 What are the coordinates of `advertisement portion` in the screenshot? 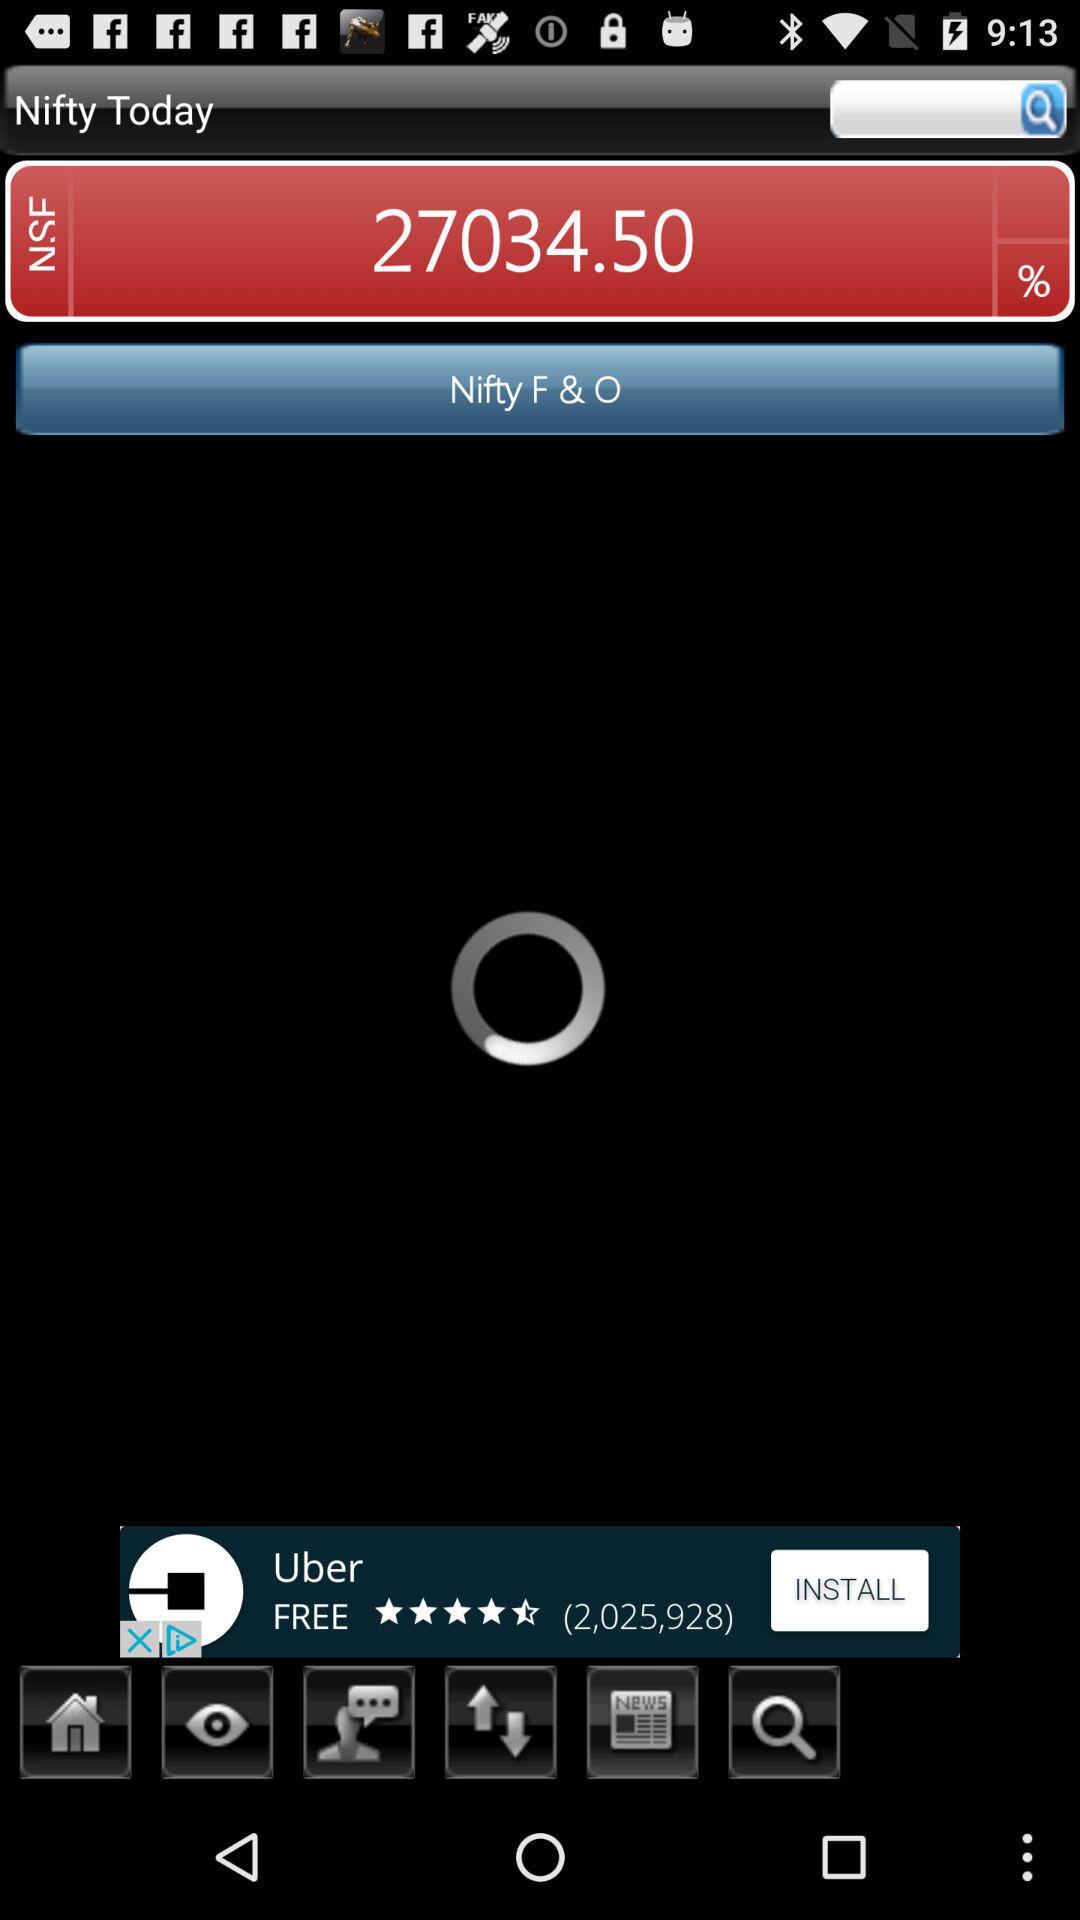 It's located at (540, 1590).